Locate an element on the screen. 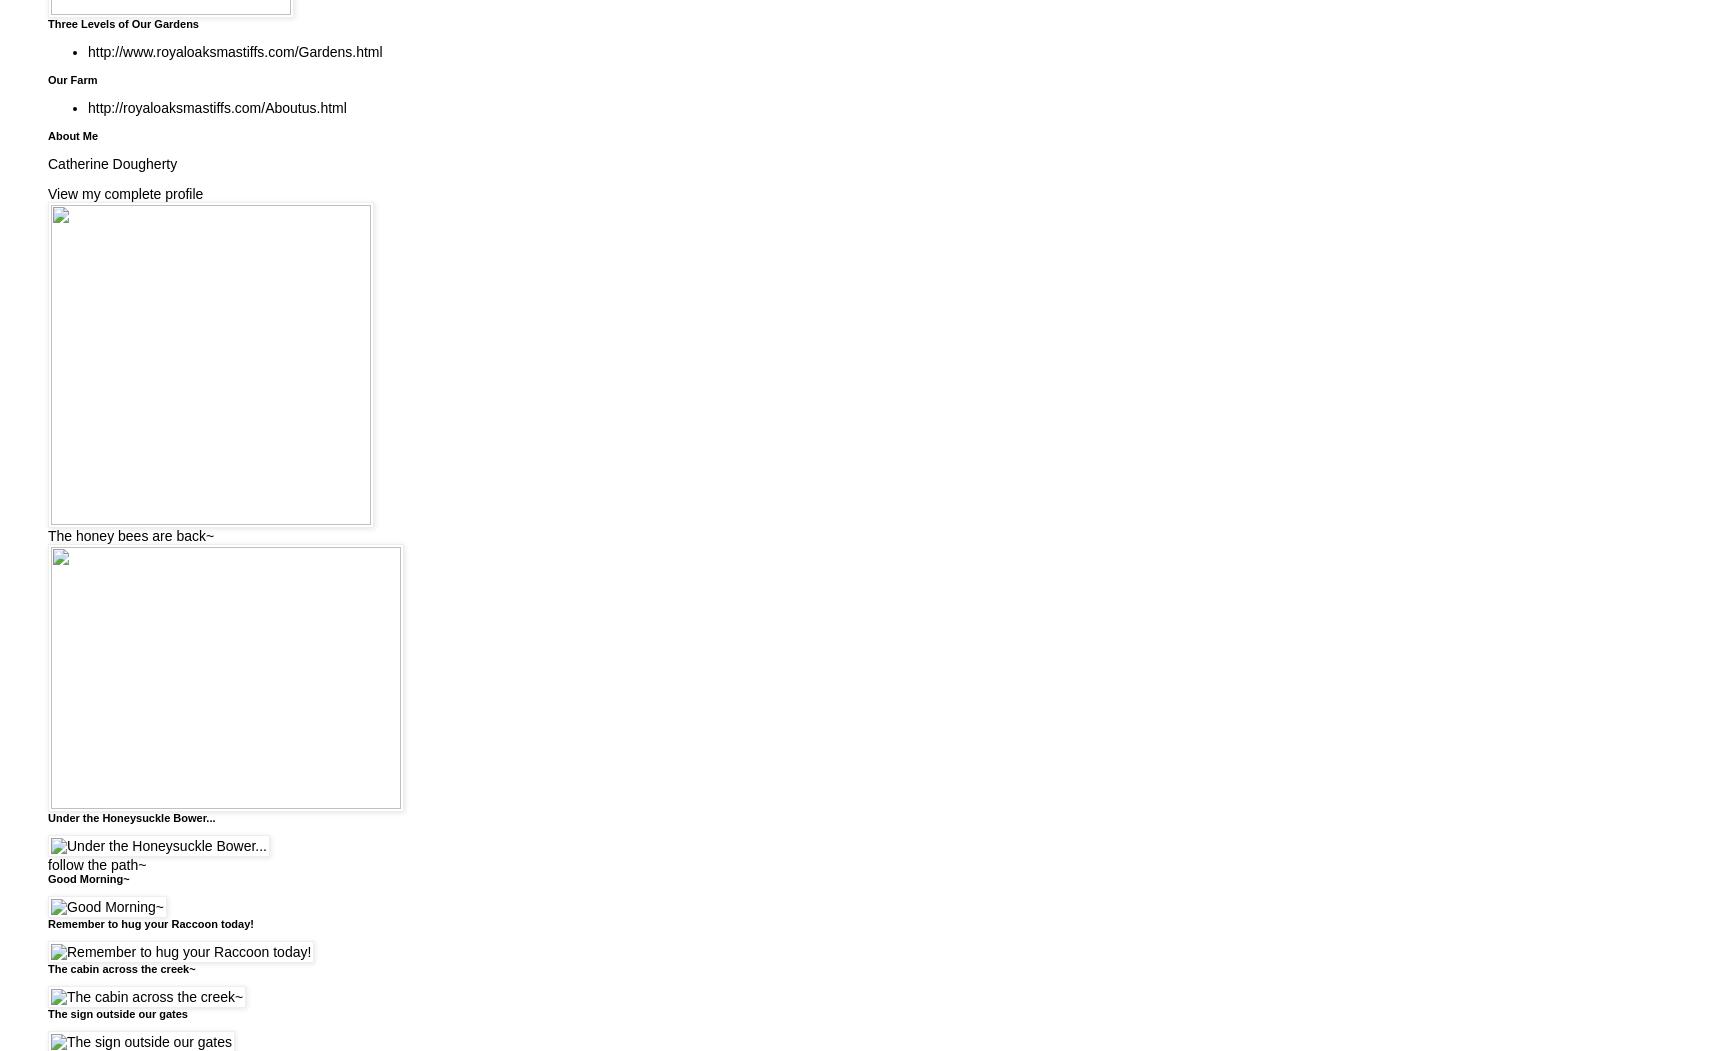 This screenshot has width=1715, height=1051. 'Good Morning~' is located at coordinates (87, 877).